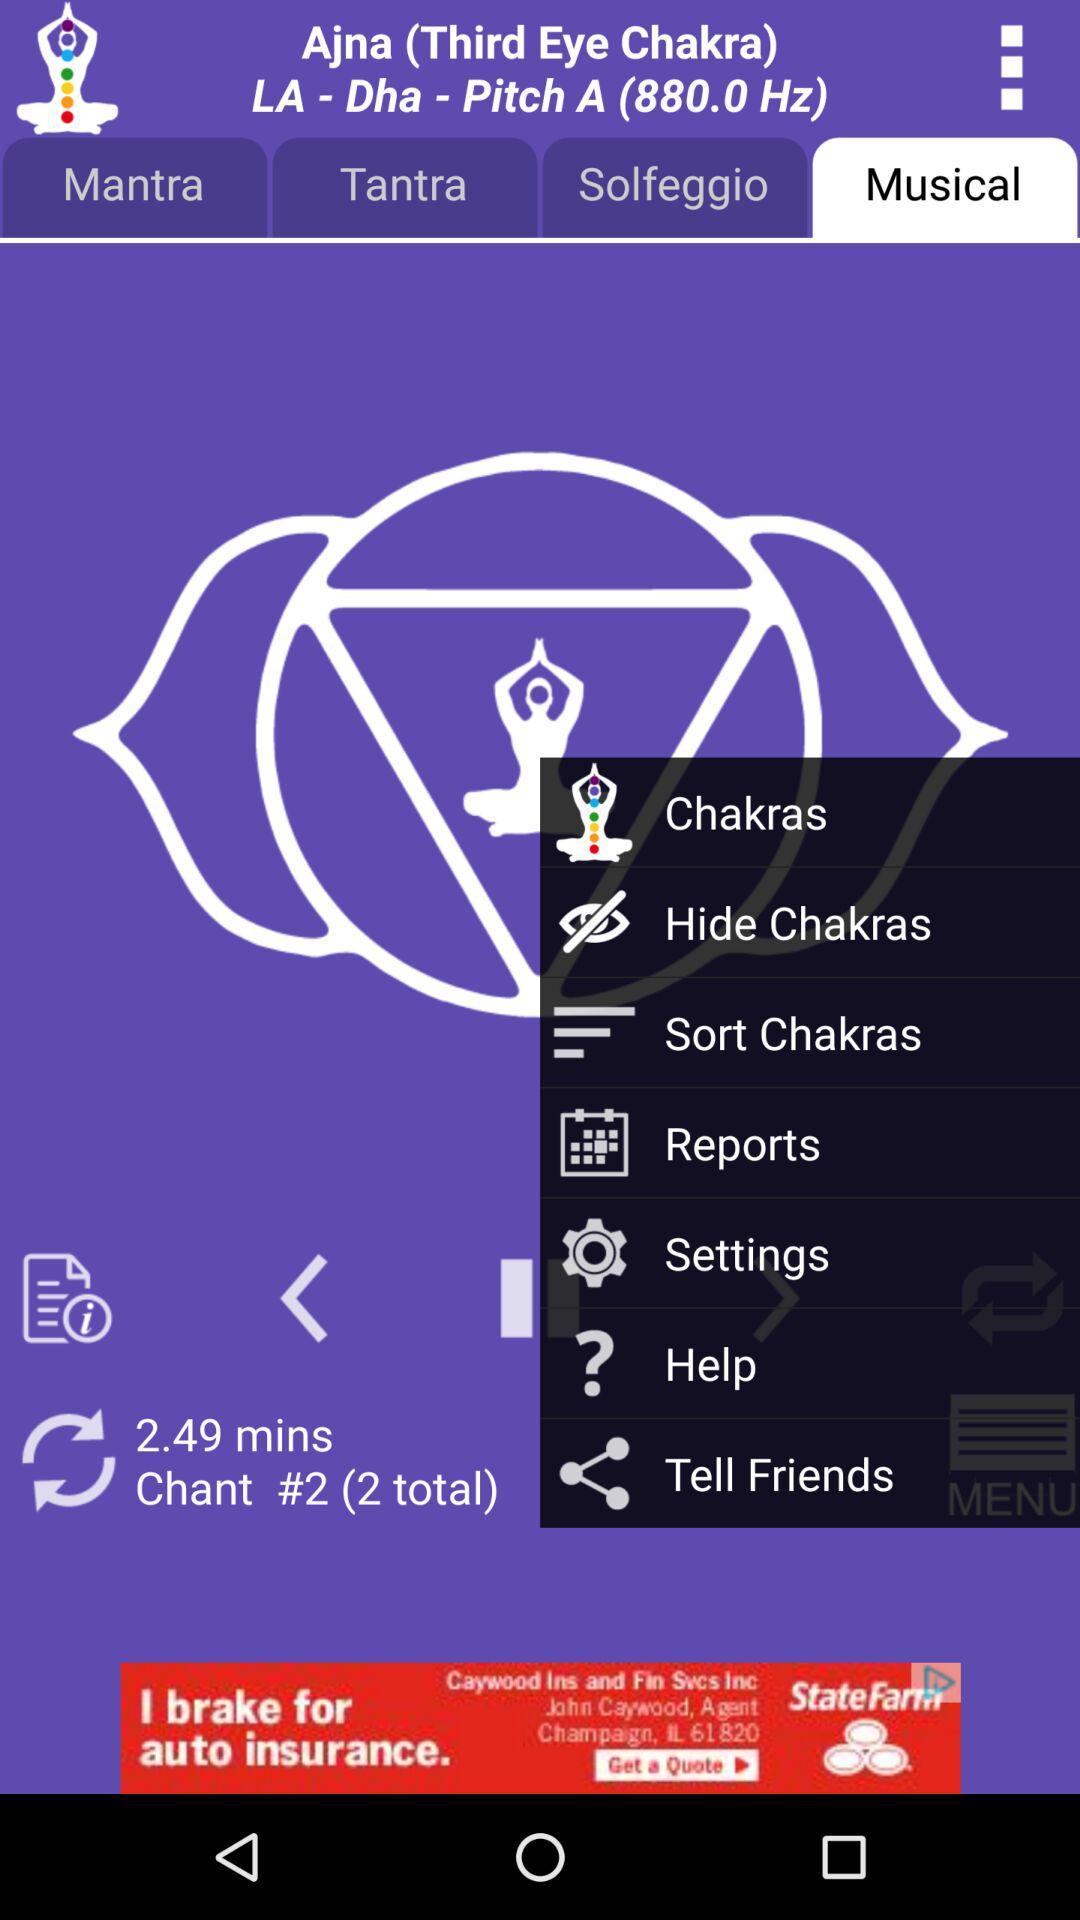 The width and height of the screenshot is (1080, 1920). What do you see at coordinates (66, 1460) in the screenshot?
I see `reload button` at bounding box center [66, 1460].